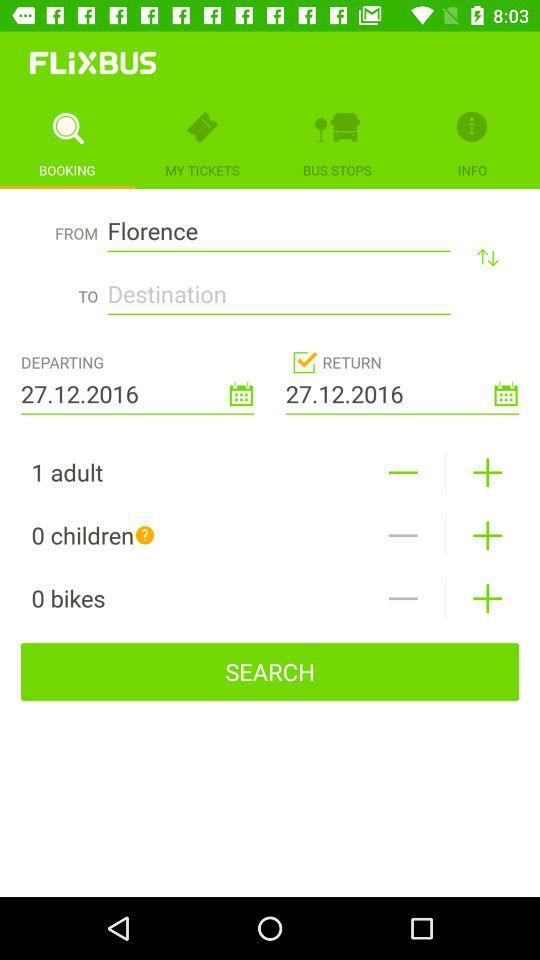  I want to click on more count, so click(486, 472).